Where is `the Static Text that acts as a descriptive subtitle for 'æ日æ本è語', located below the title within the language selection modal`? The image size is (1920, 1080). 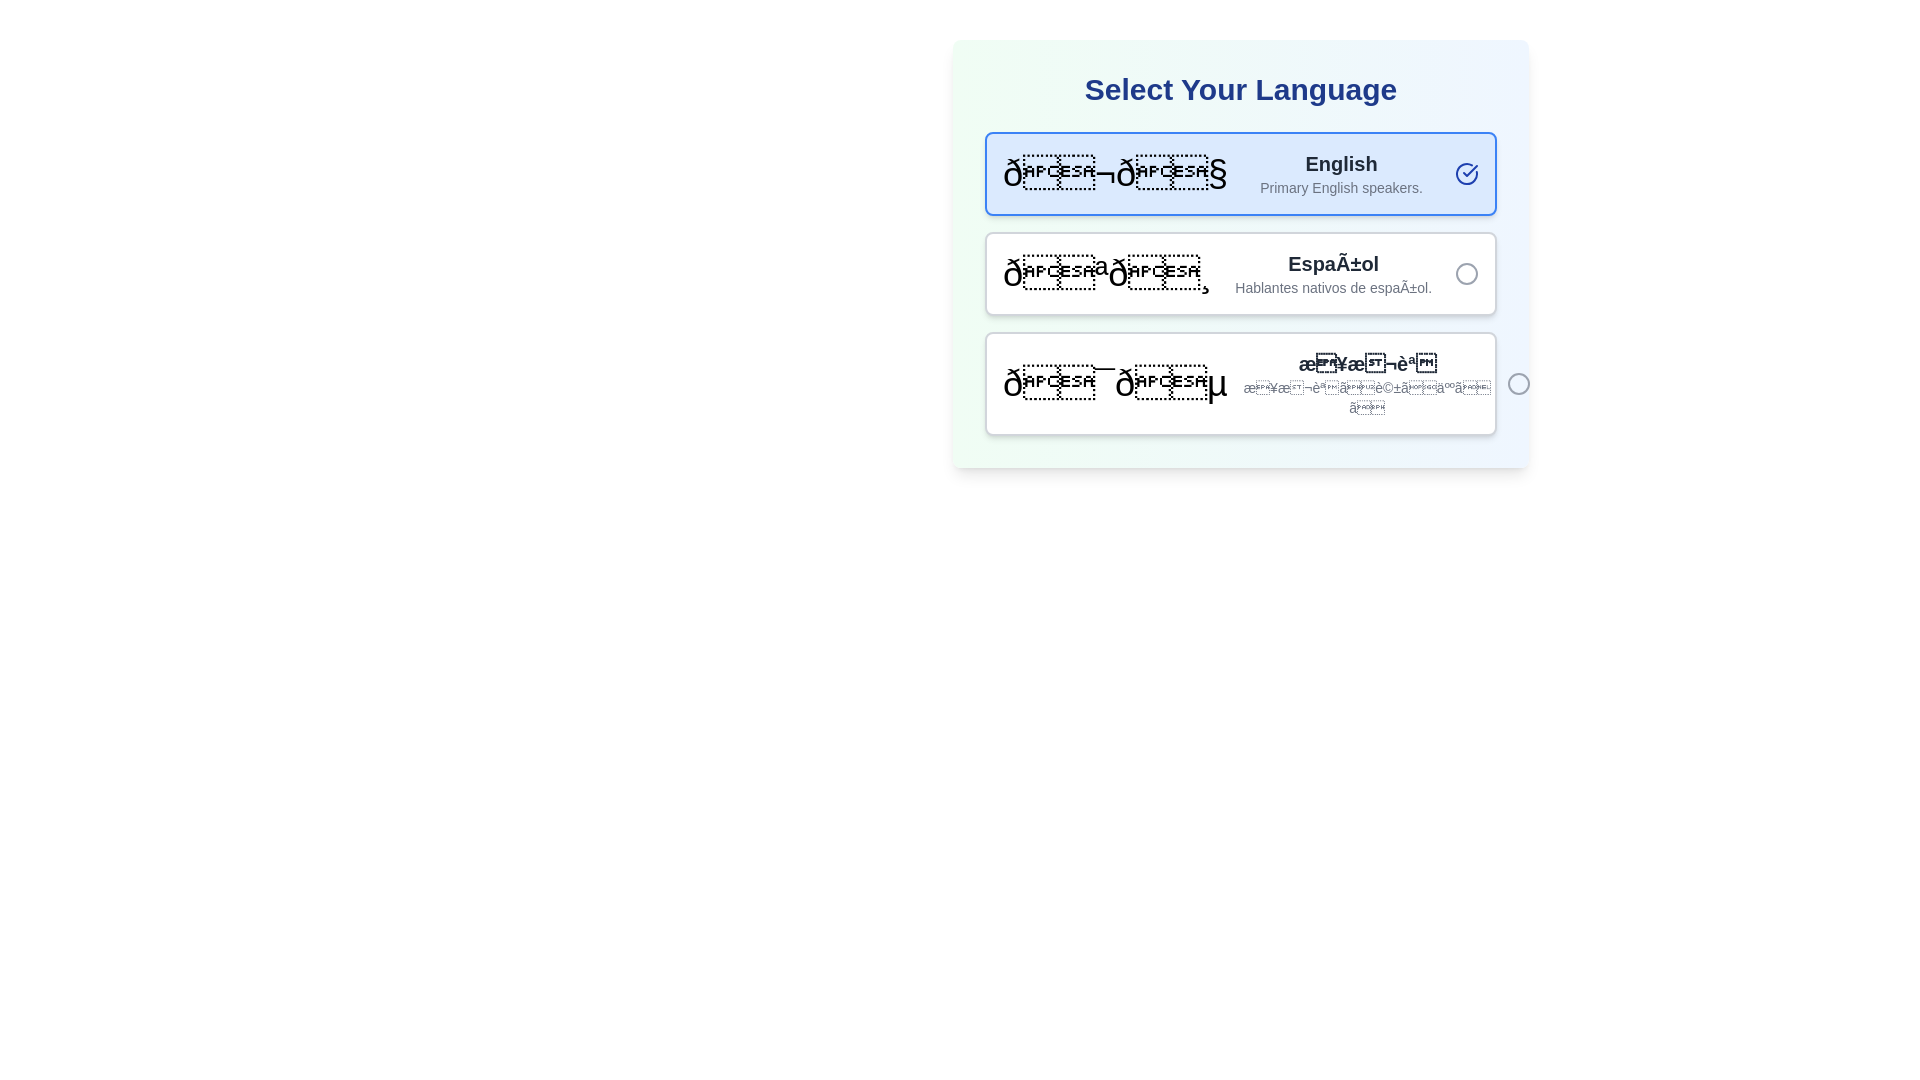
the Static Text that acts as a descriptive subtitle for 'æ日æ本è語', located below the title within the language selection modal is located at coordinates (1366, 397).